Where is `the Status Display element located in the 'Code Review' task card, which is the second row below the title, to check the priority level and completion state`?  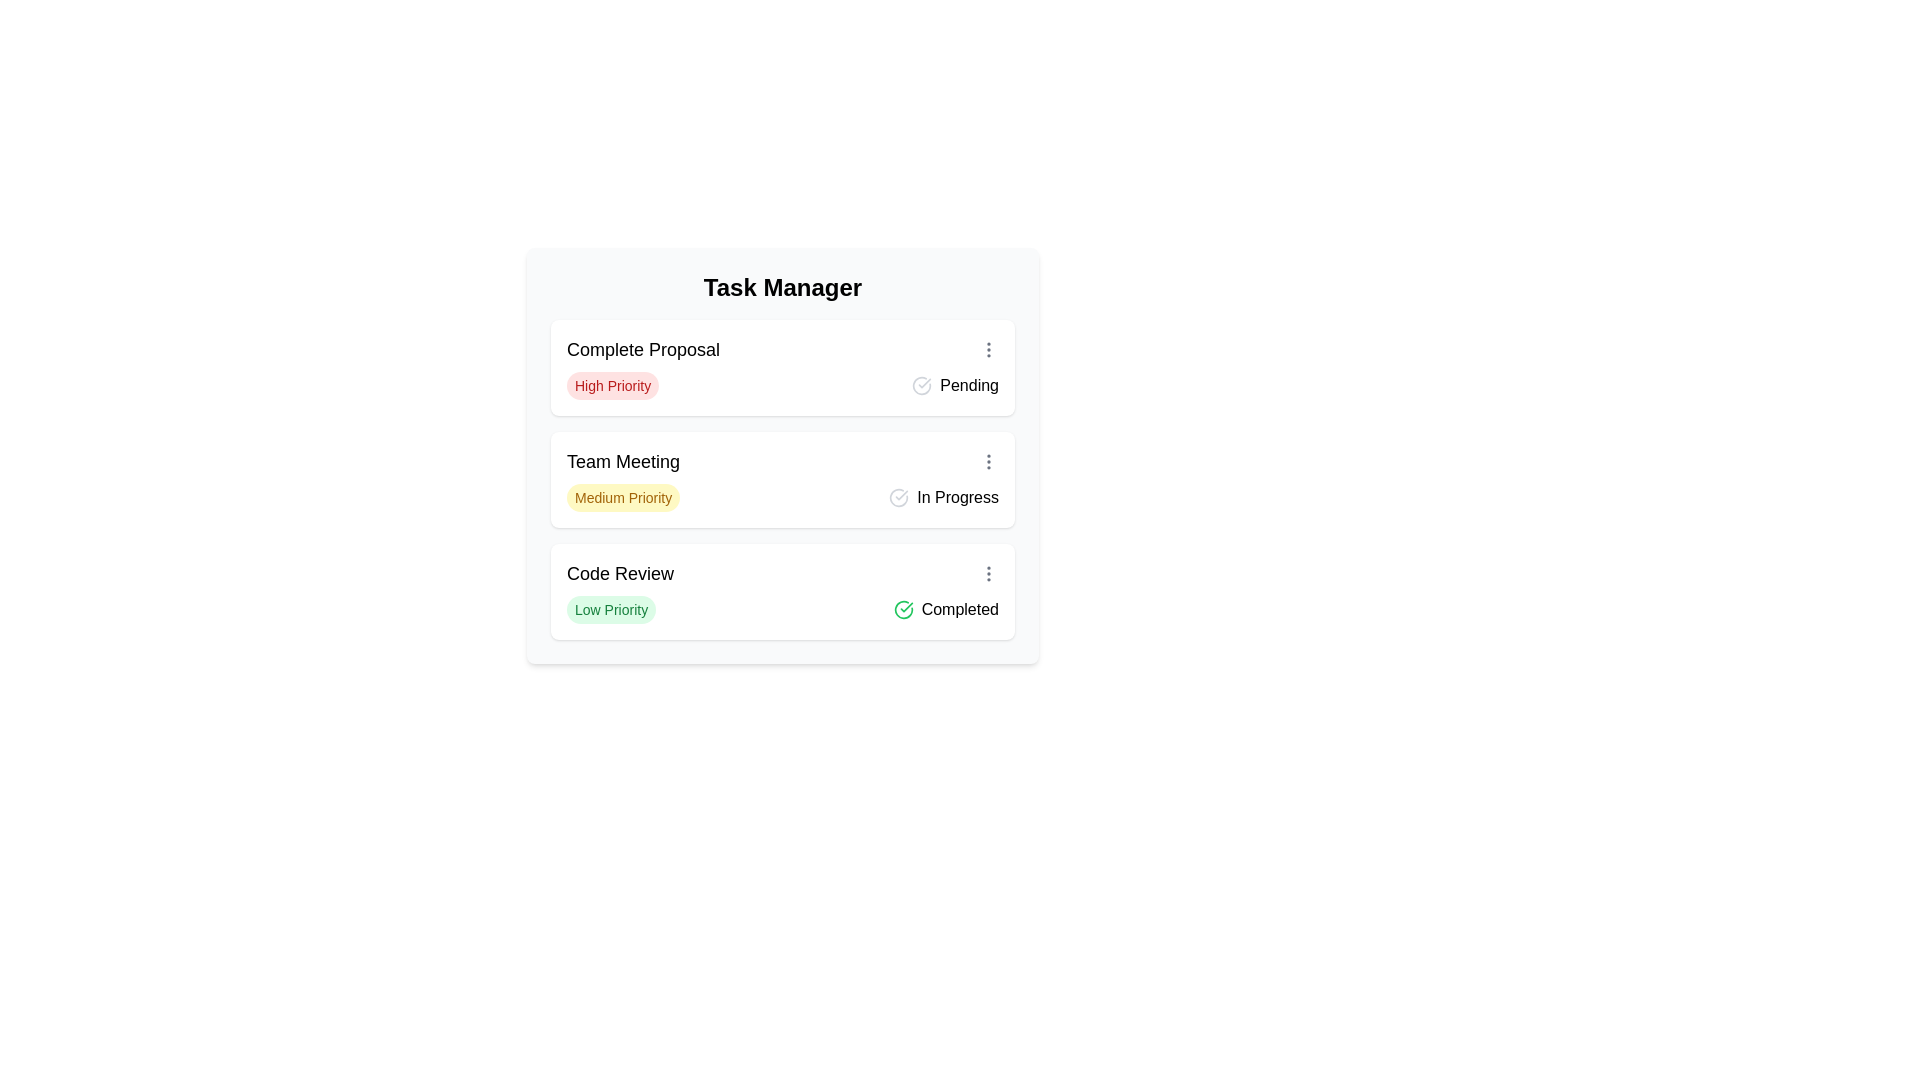
the Status Display element located in the 'Code Review' task card, which is the second row below the title, to check the priority level and completion state is located at coordinates (781, 608).